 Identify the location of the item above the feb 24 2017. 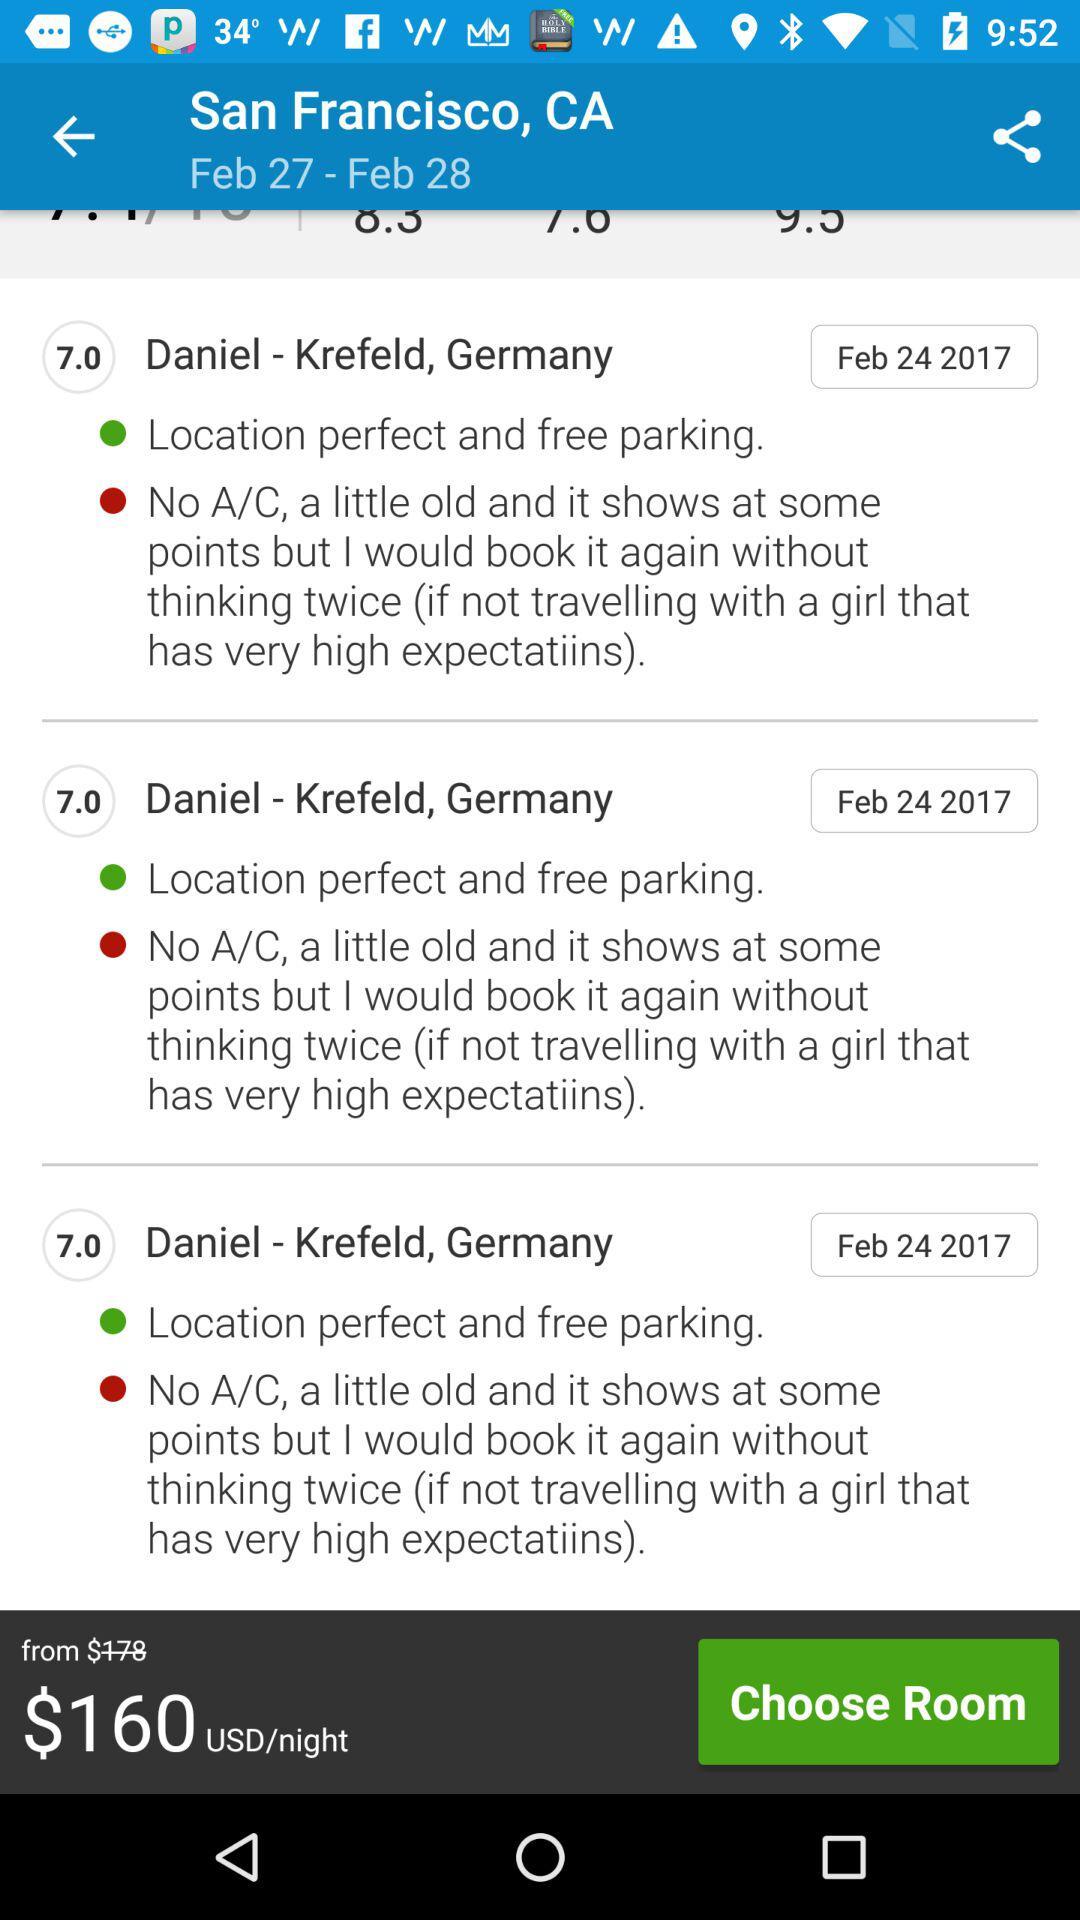
(1017, 135).